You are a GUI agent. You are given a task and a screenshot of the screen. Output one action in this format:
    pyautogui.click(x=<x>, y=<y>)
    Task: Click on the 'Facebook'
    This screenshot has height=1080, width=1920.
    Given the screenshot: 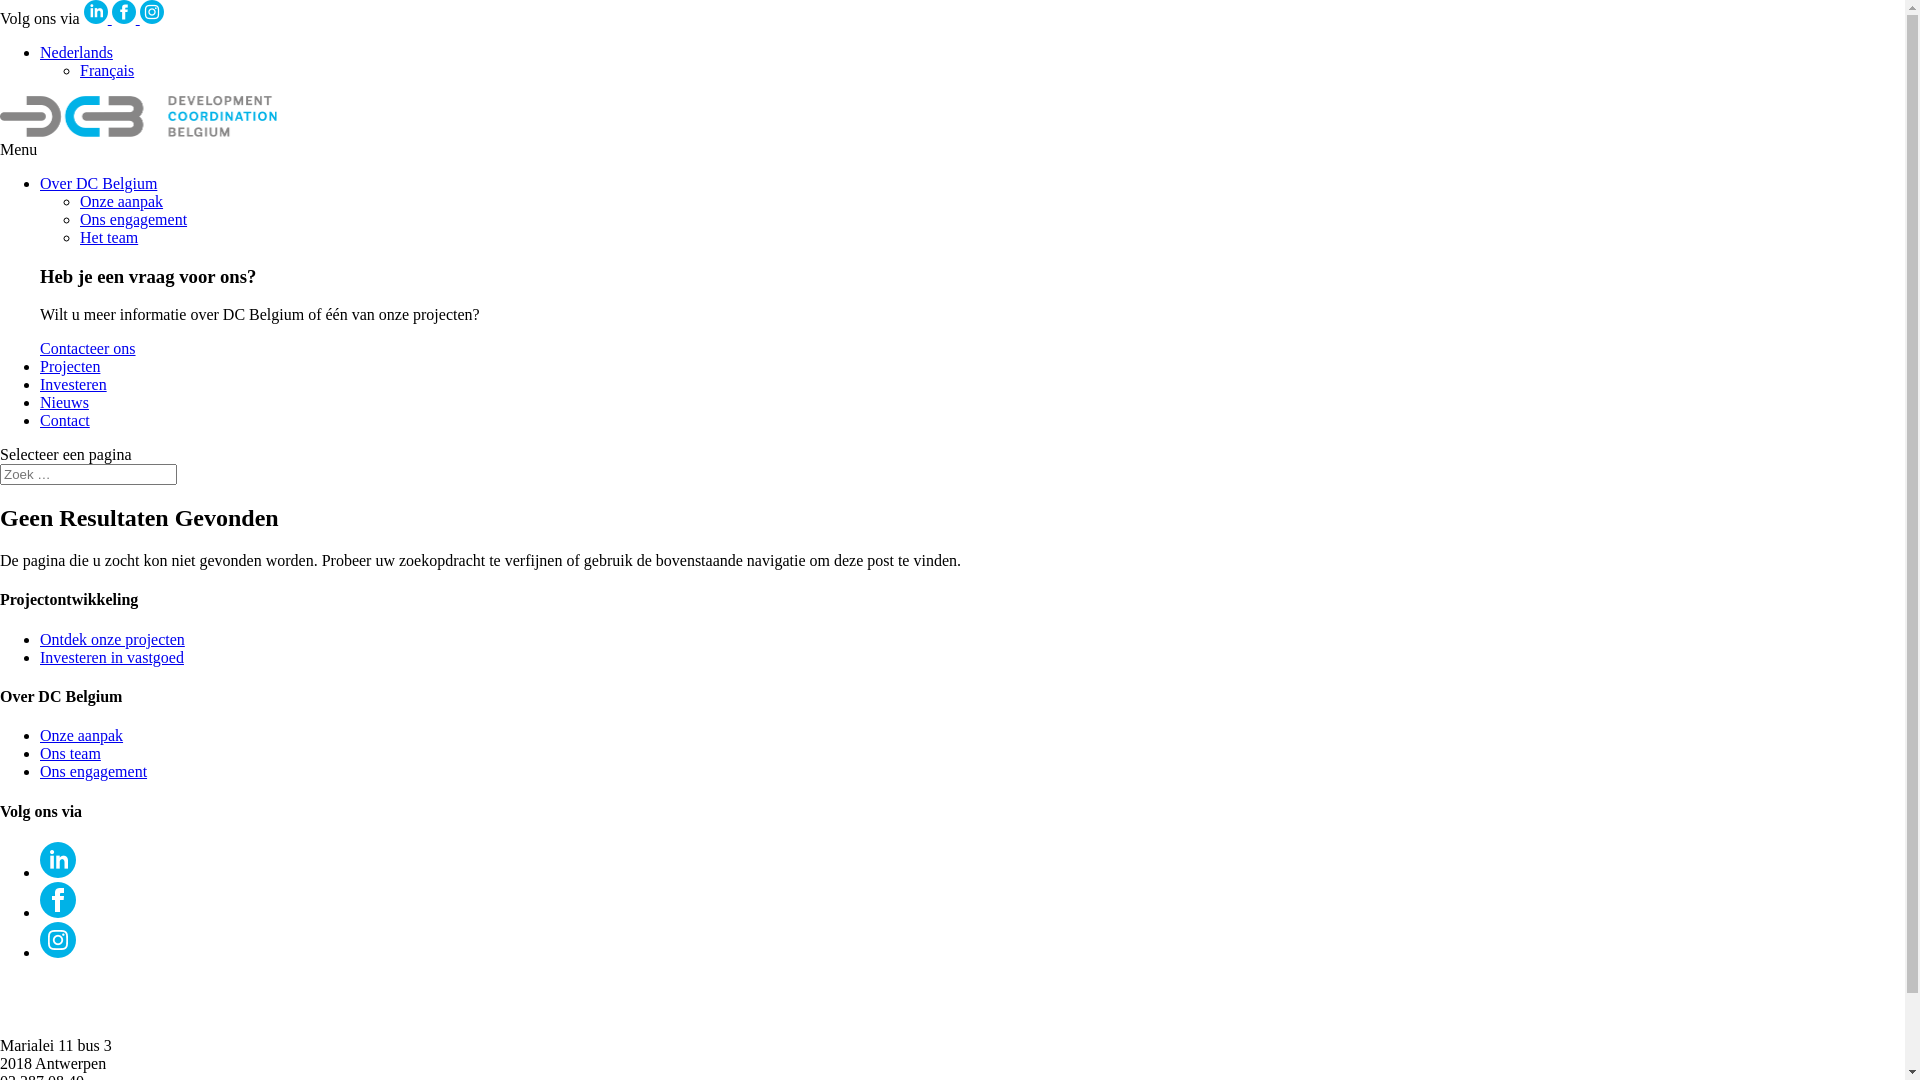 What is the action you would take?
    pyautogui.click(x=123, y=11)
    